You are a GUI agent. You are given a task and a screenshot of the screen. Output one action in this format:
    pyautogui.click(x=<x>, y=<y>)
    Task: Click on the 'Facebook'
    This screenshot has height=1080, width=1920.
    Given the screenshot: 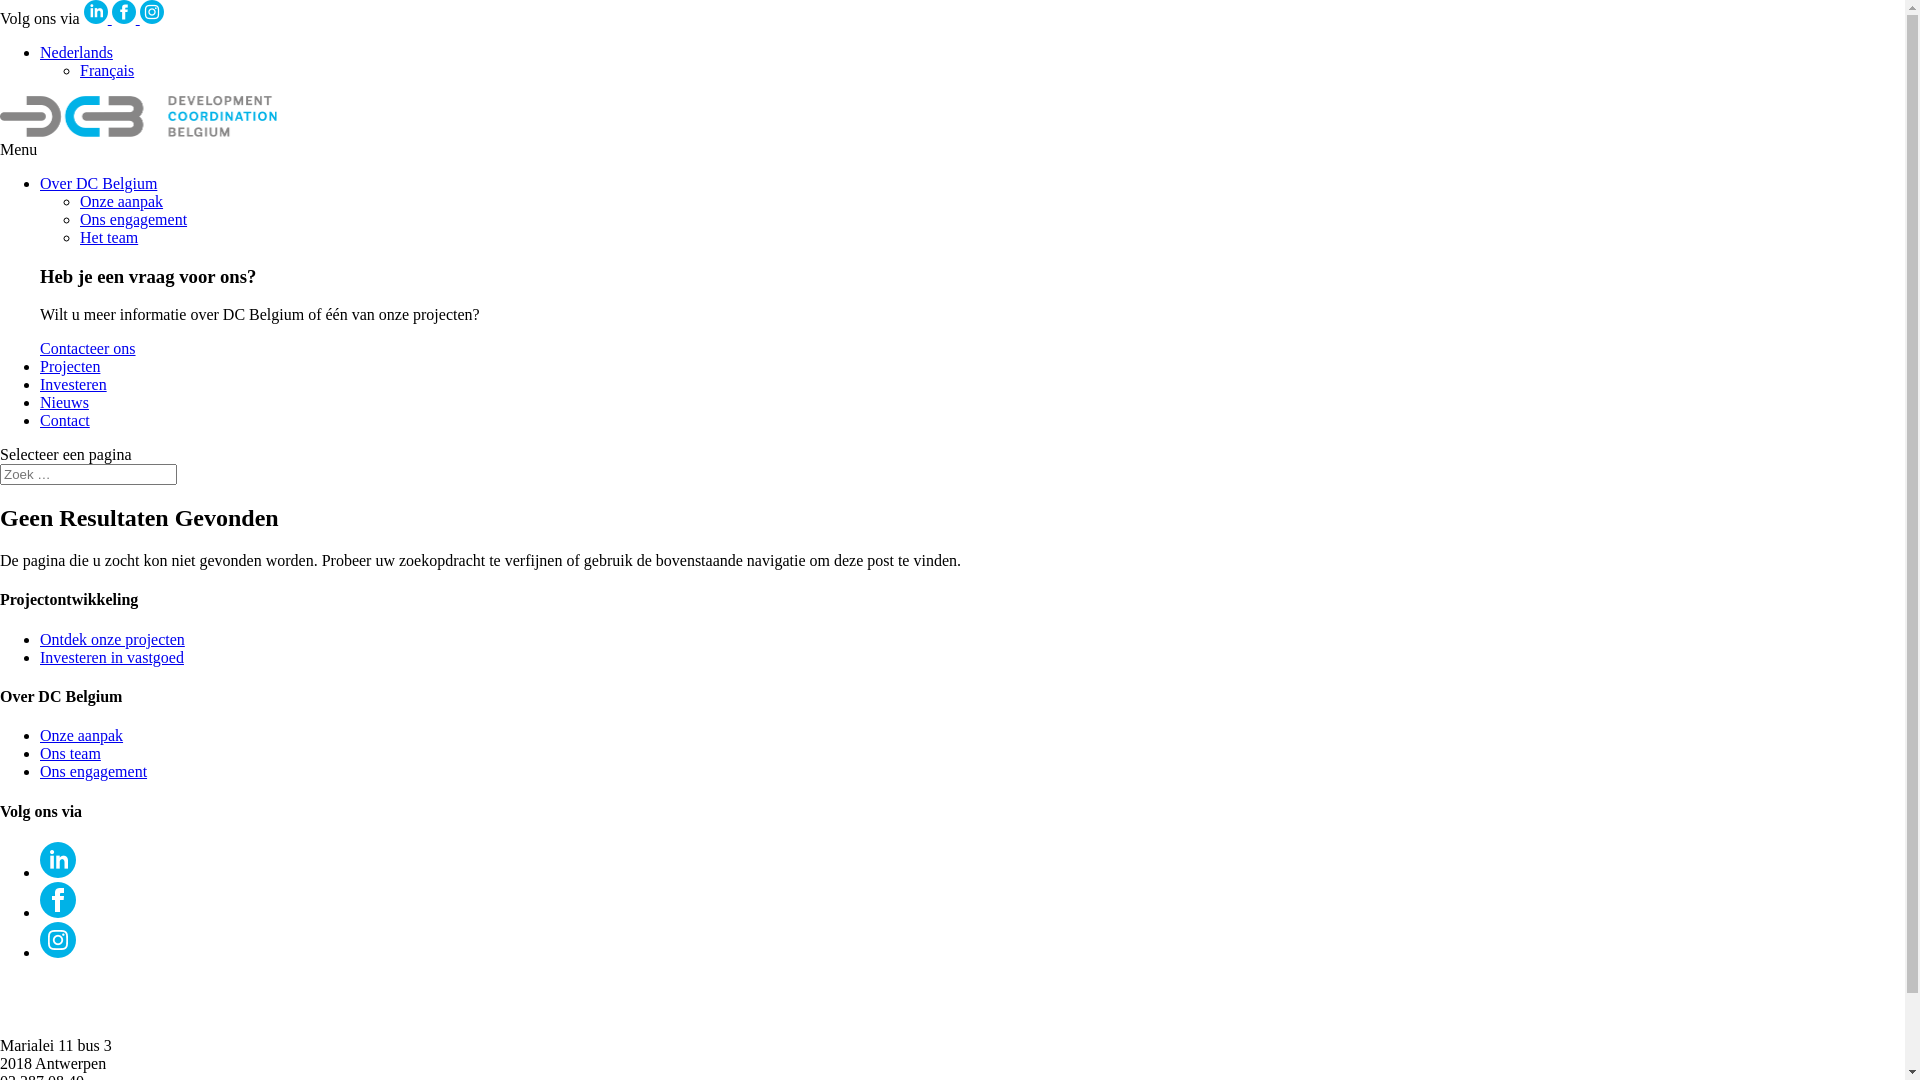 What is the action you would take?
    pyautogui.click(x=123, y=11)
    